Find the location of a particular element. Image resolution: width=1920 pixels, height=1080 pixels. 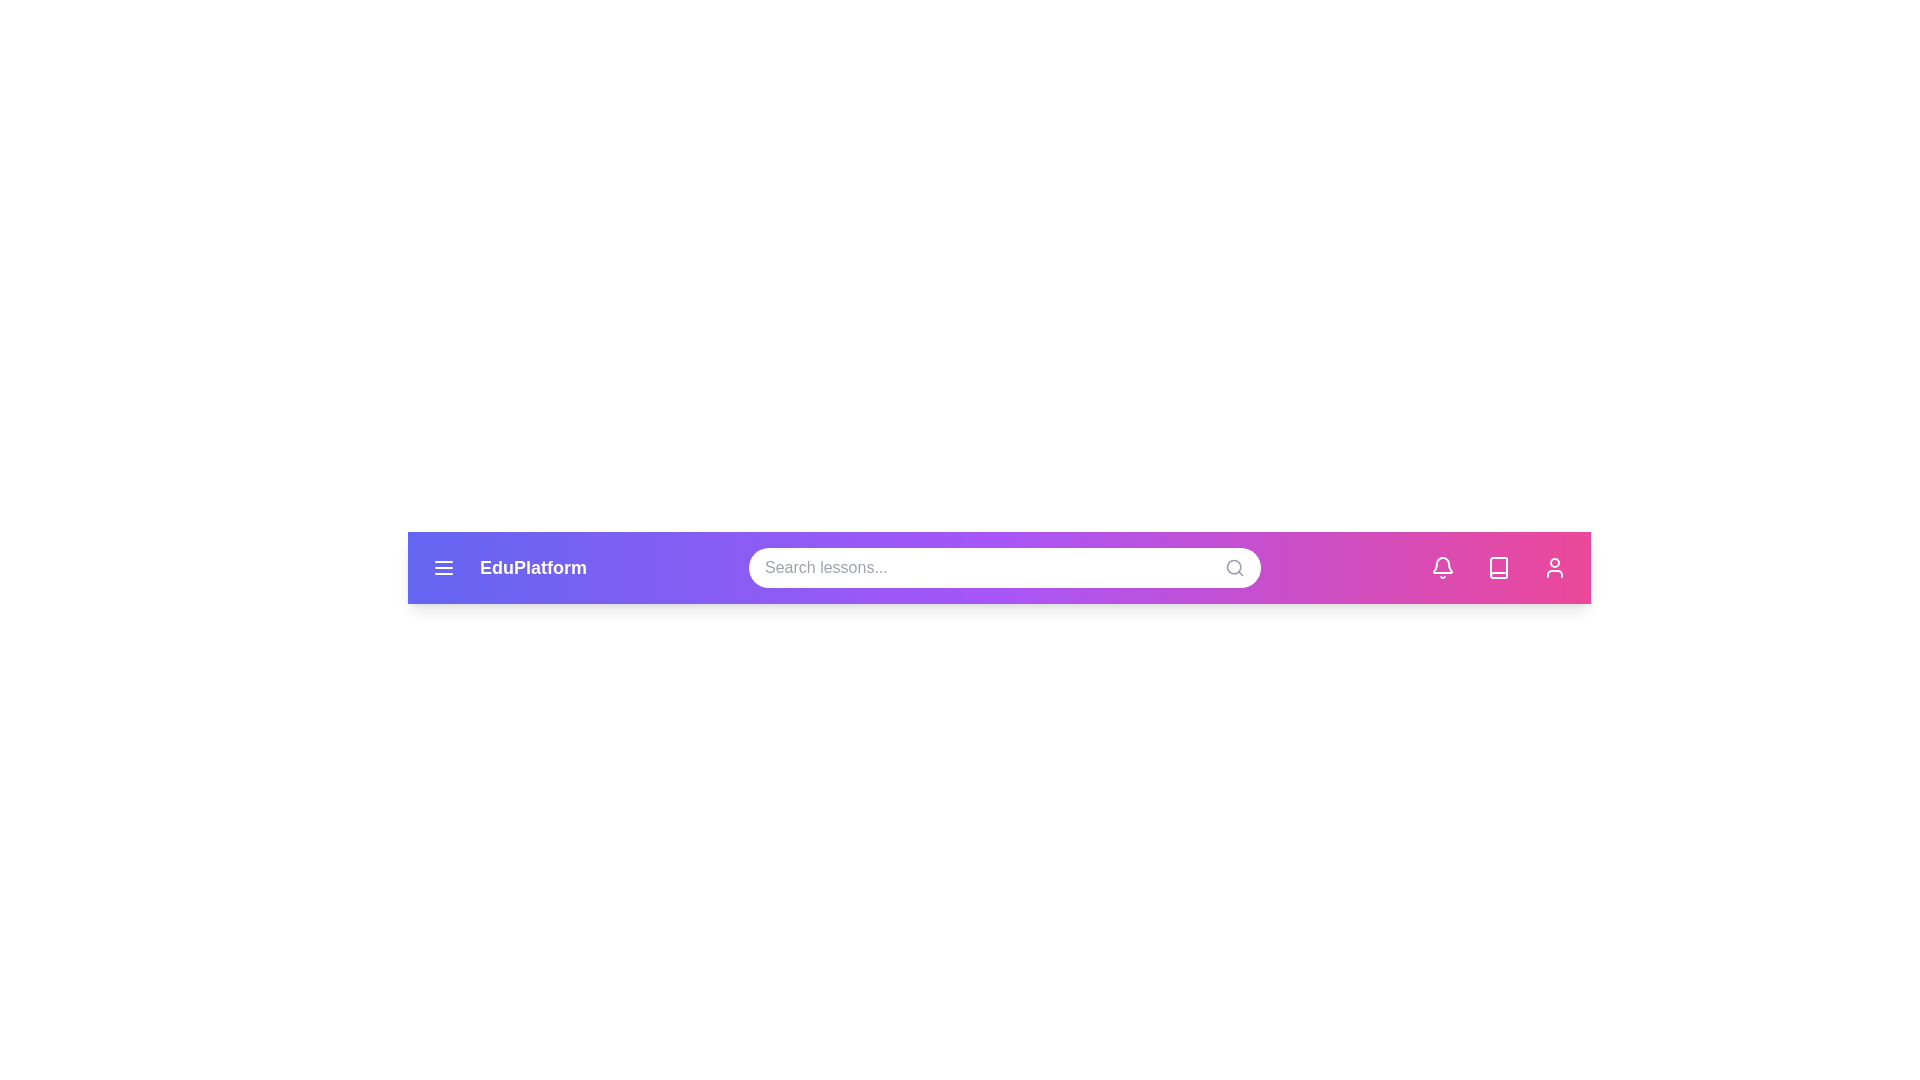

the bell icon to access notifications is located at coordinates (1443, 567).